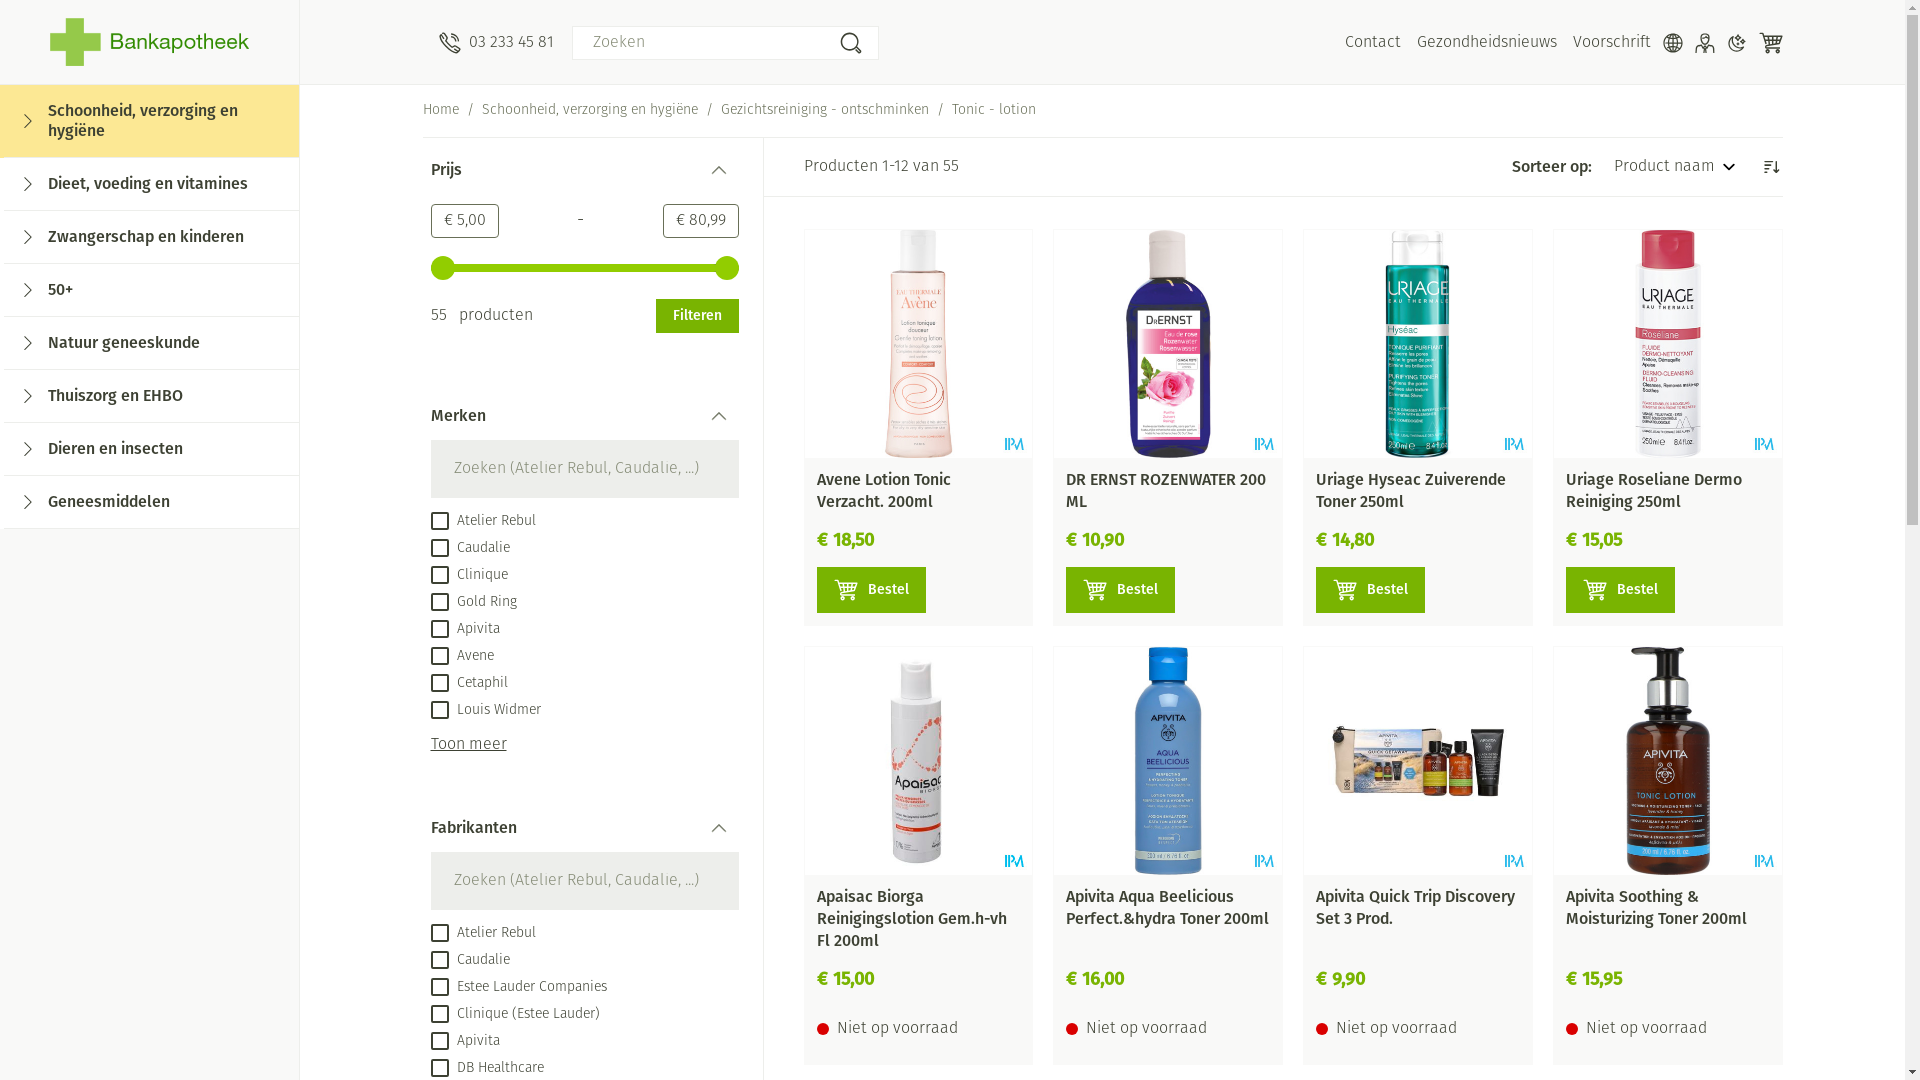 This screenshot has height=1080, width=1920. Describe the element at coordinates (1735, 42) in the screenshot. I see `'Donkere modus'` at that location.